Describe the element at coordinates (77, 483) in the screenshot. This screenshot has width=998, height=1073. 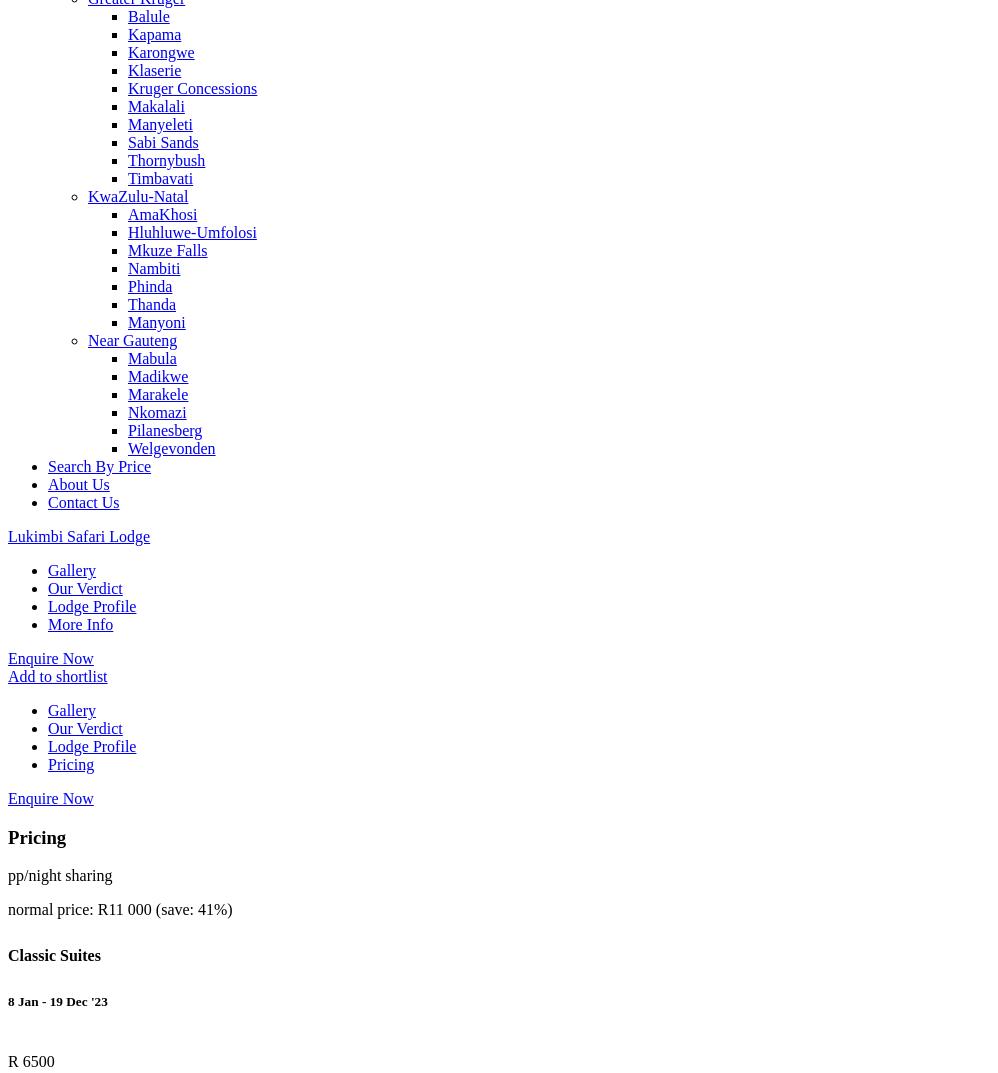
I see `'About Us'` at that location.